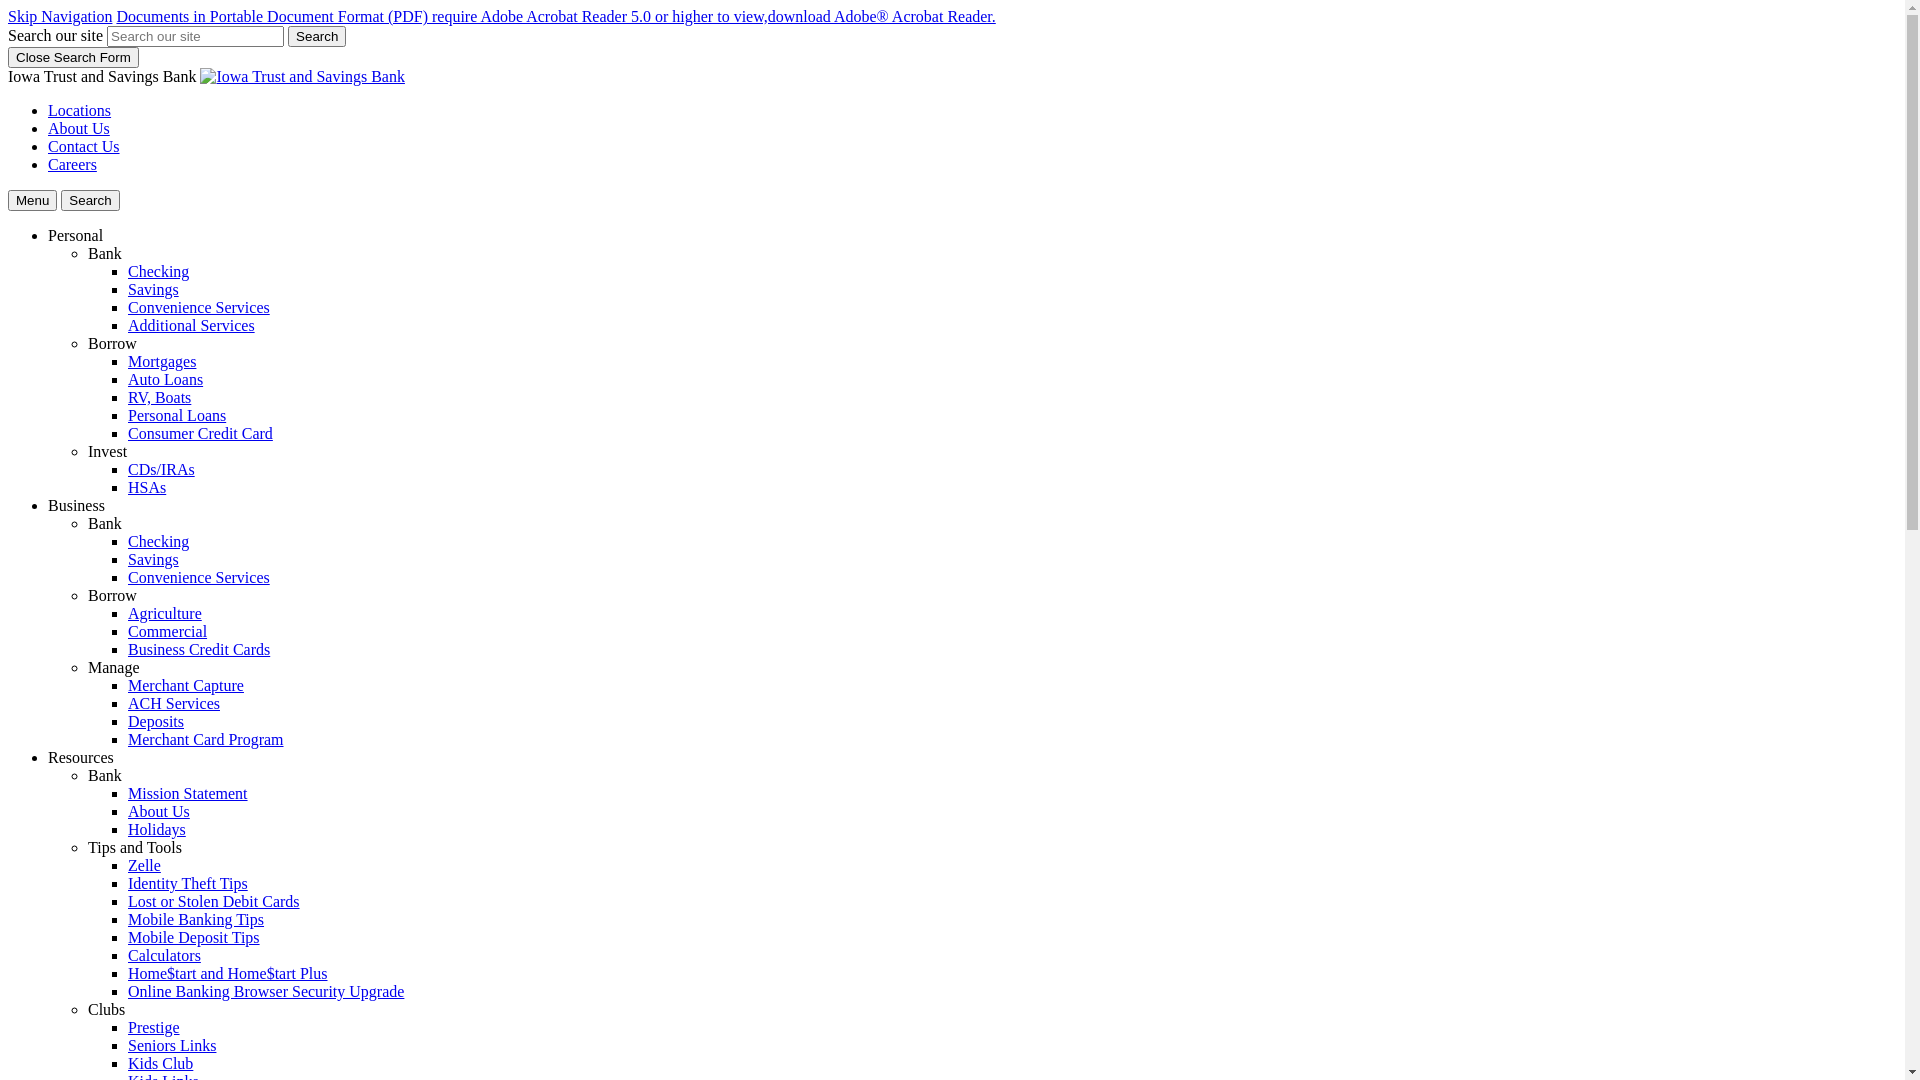 The height and width of the screenshot is (1080, 1920). I want to click on 'Contact Us', so click(82, 145).